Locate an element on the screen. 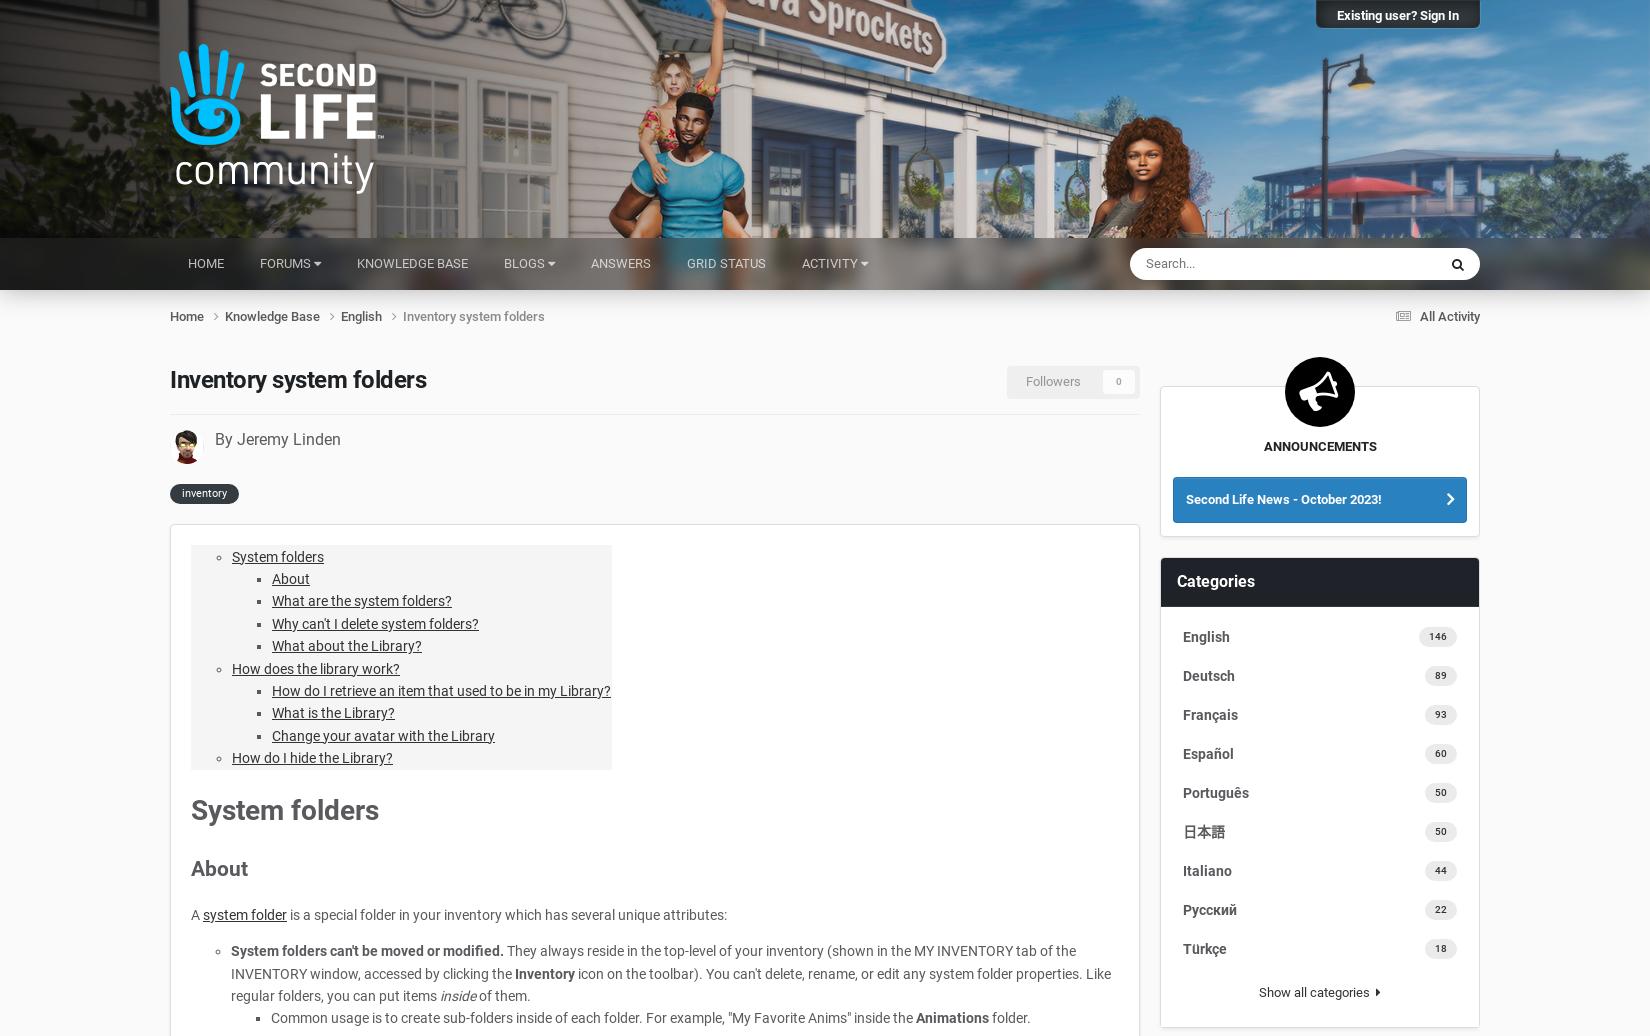 Image resolution: width=1650 pixels, height=1036 pixels. 'Announcements' is located at coordinates (1318, 445).